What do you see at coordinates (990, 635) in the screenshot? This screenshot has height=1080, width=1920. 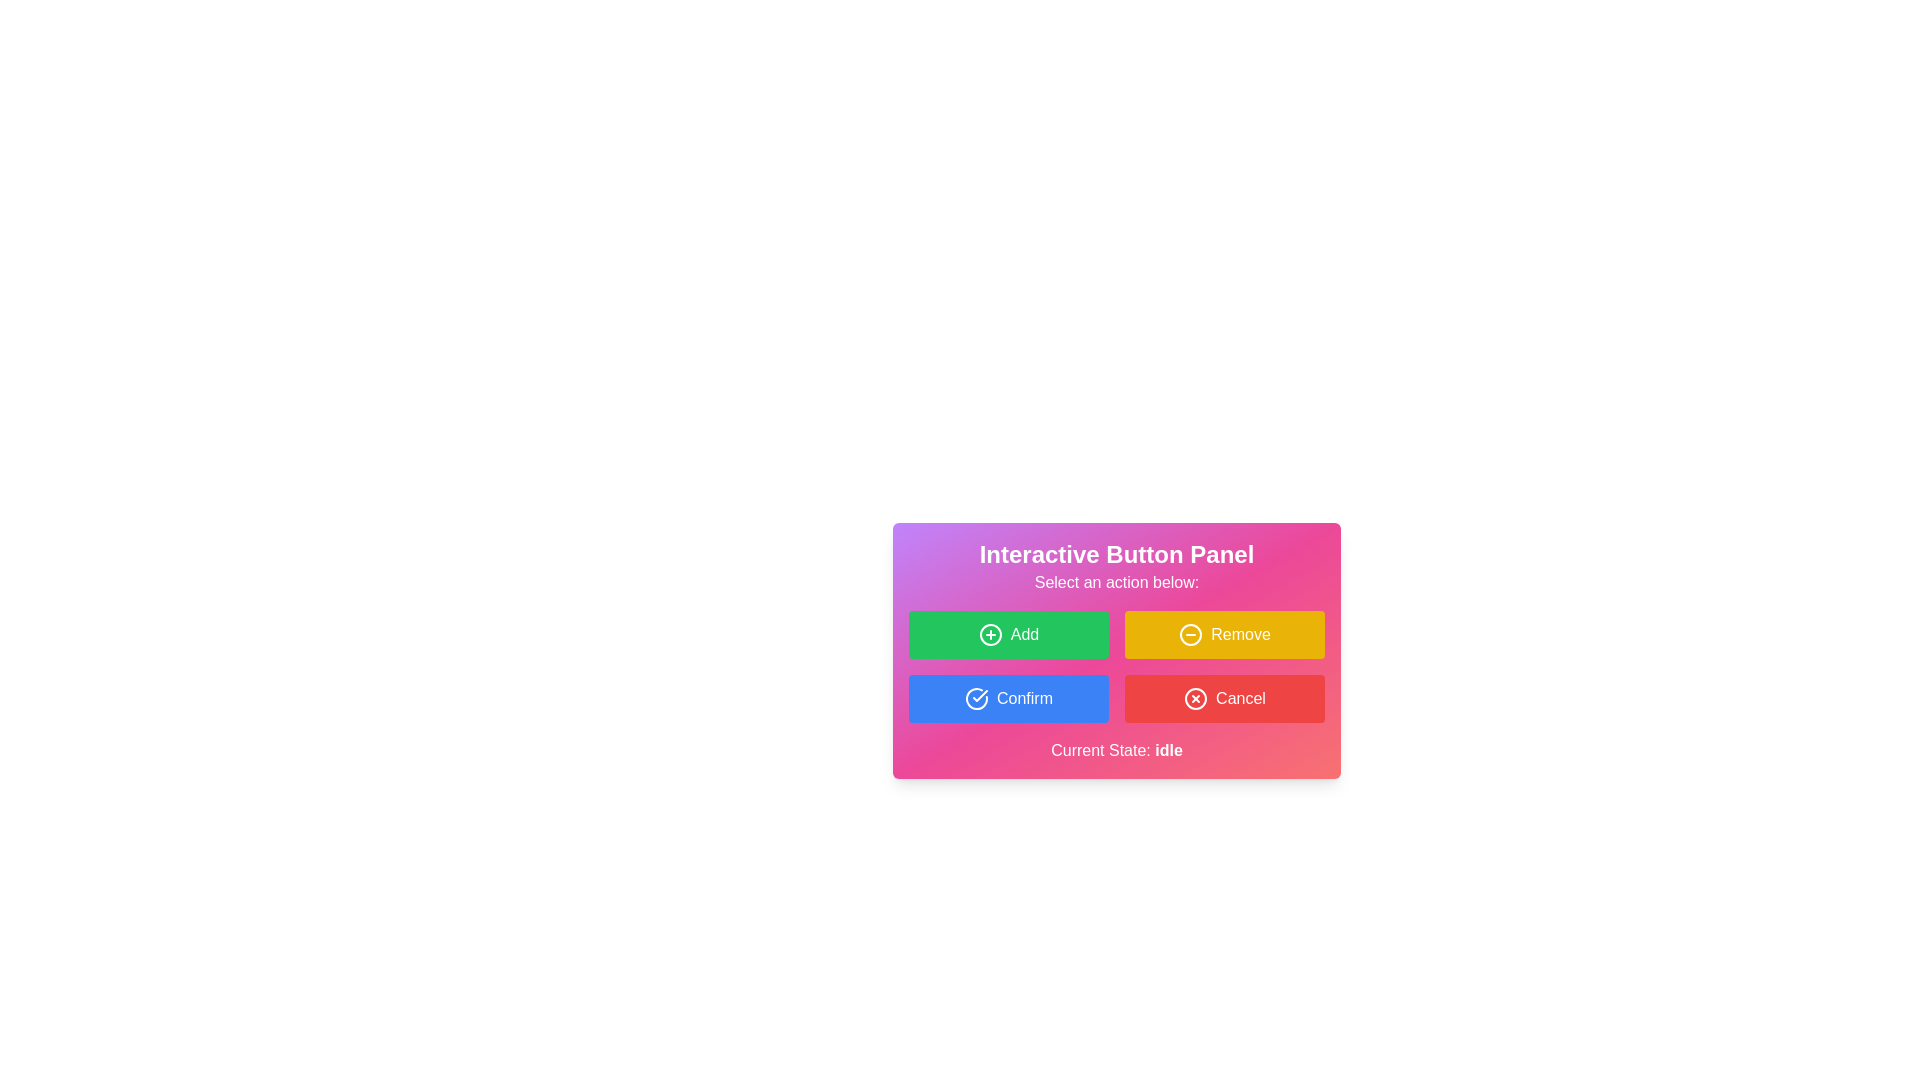 I see `the circular icon with a green outline and white plus symbol located inside the green 'Add' button in the top-left corner of the button grid` at bounding box center [990, 635].